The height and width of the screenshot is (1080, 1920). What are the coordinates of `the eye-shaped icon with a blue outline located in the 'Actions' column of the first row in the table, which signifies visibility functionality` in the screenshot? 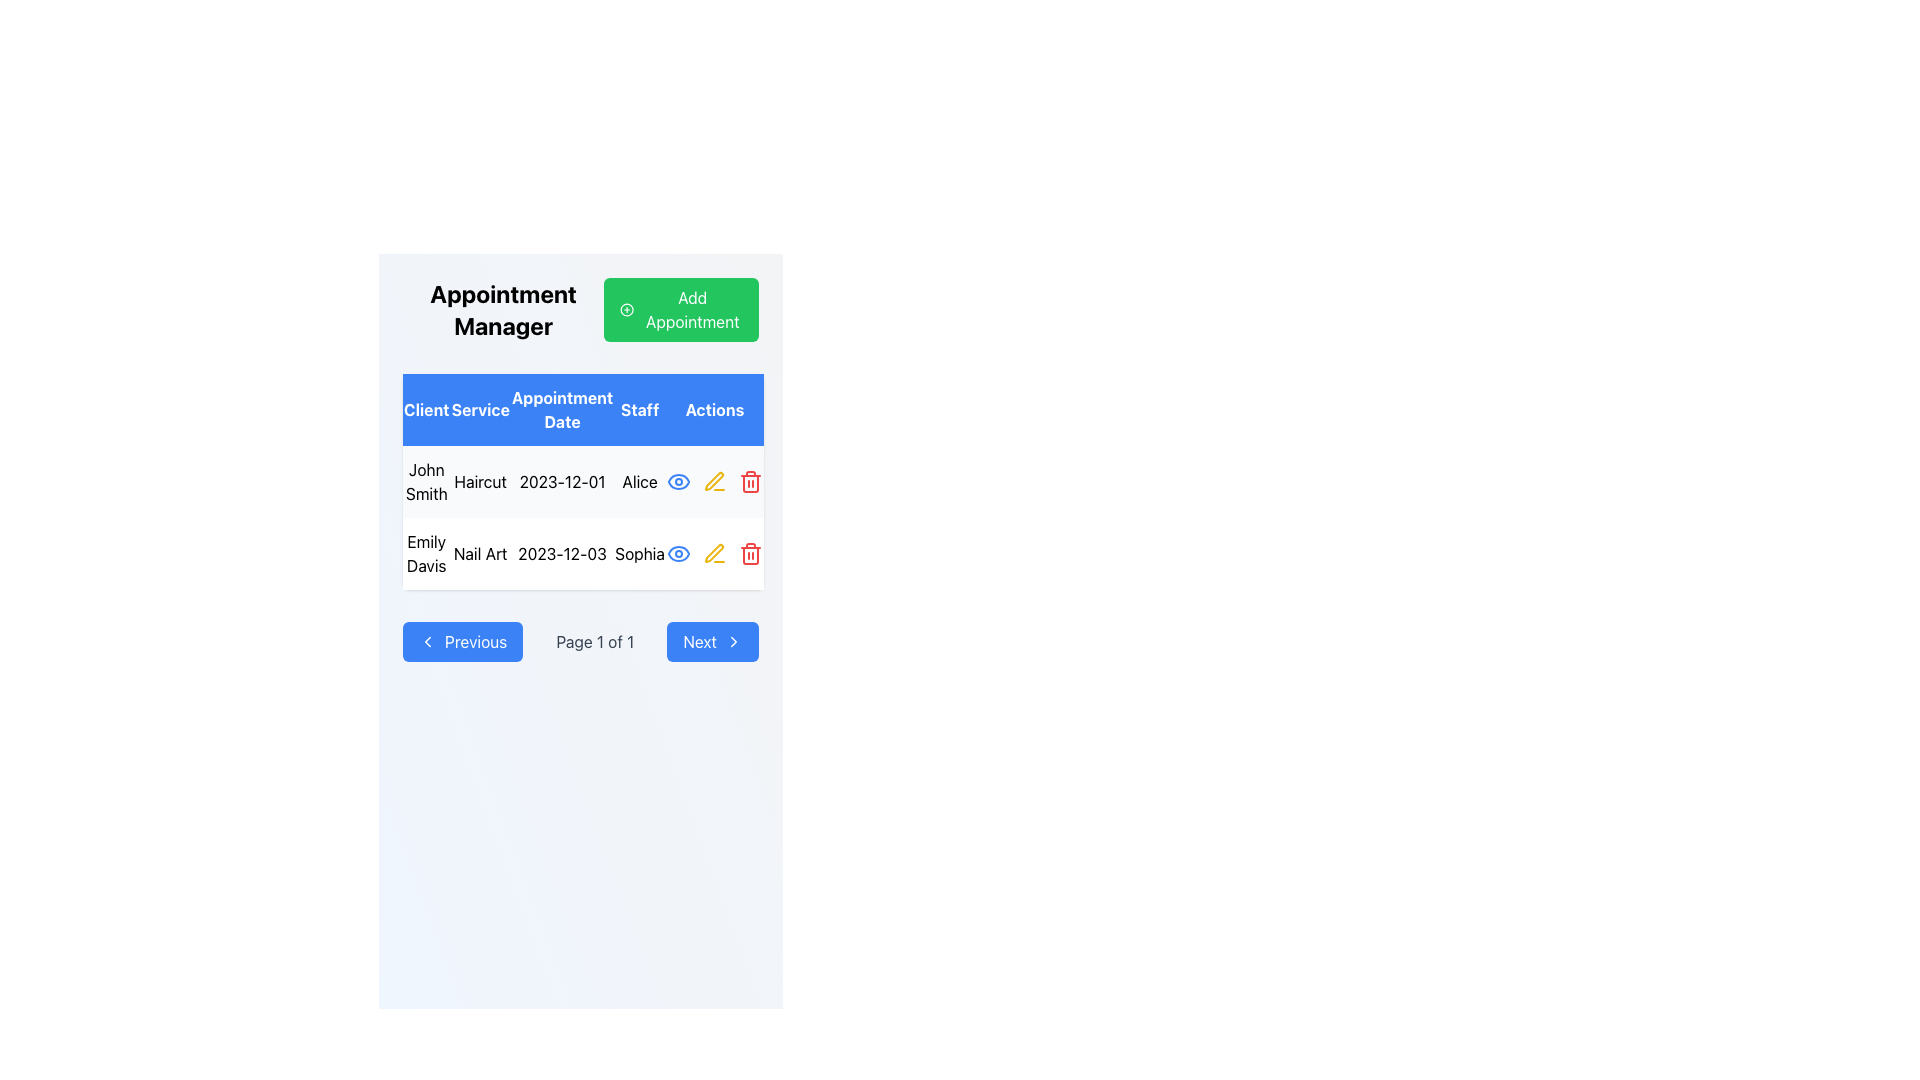 It's located at (678, 482).